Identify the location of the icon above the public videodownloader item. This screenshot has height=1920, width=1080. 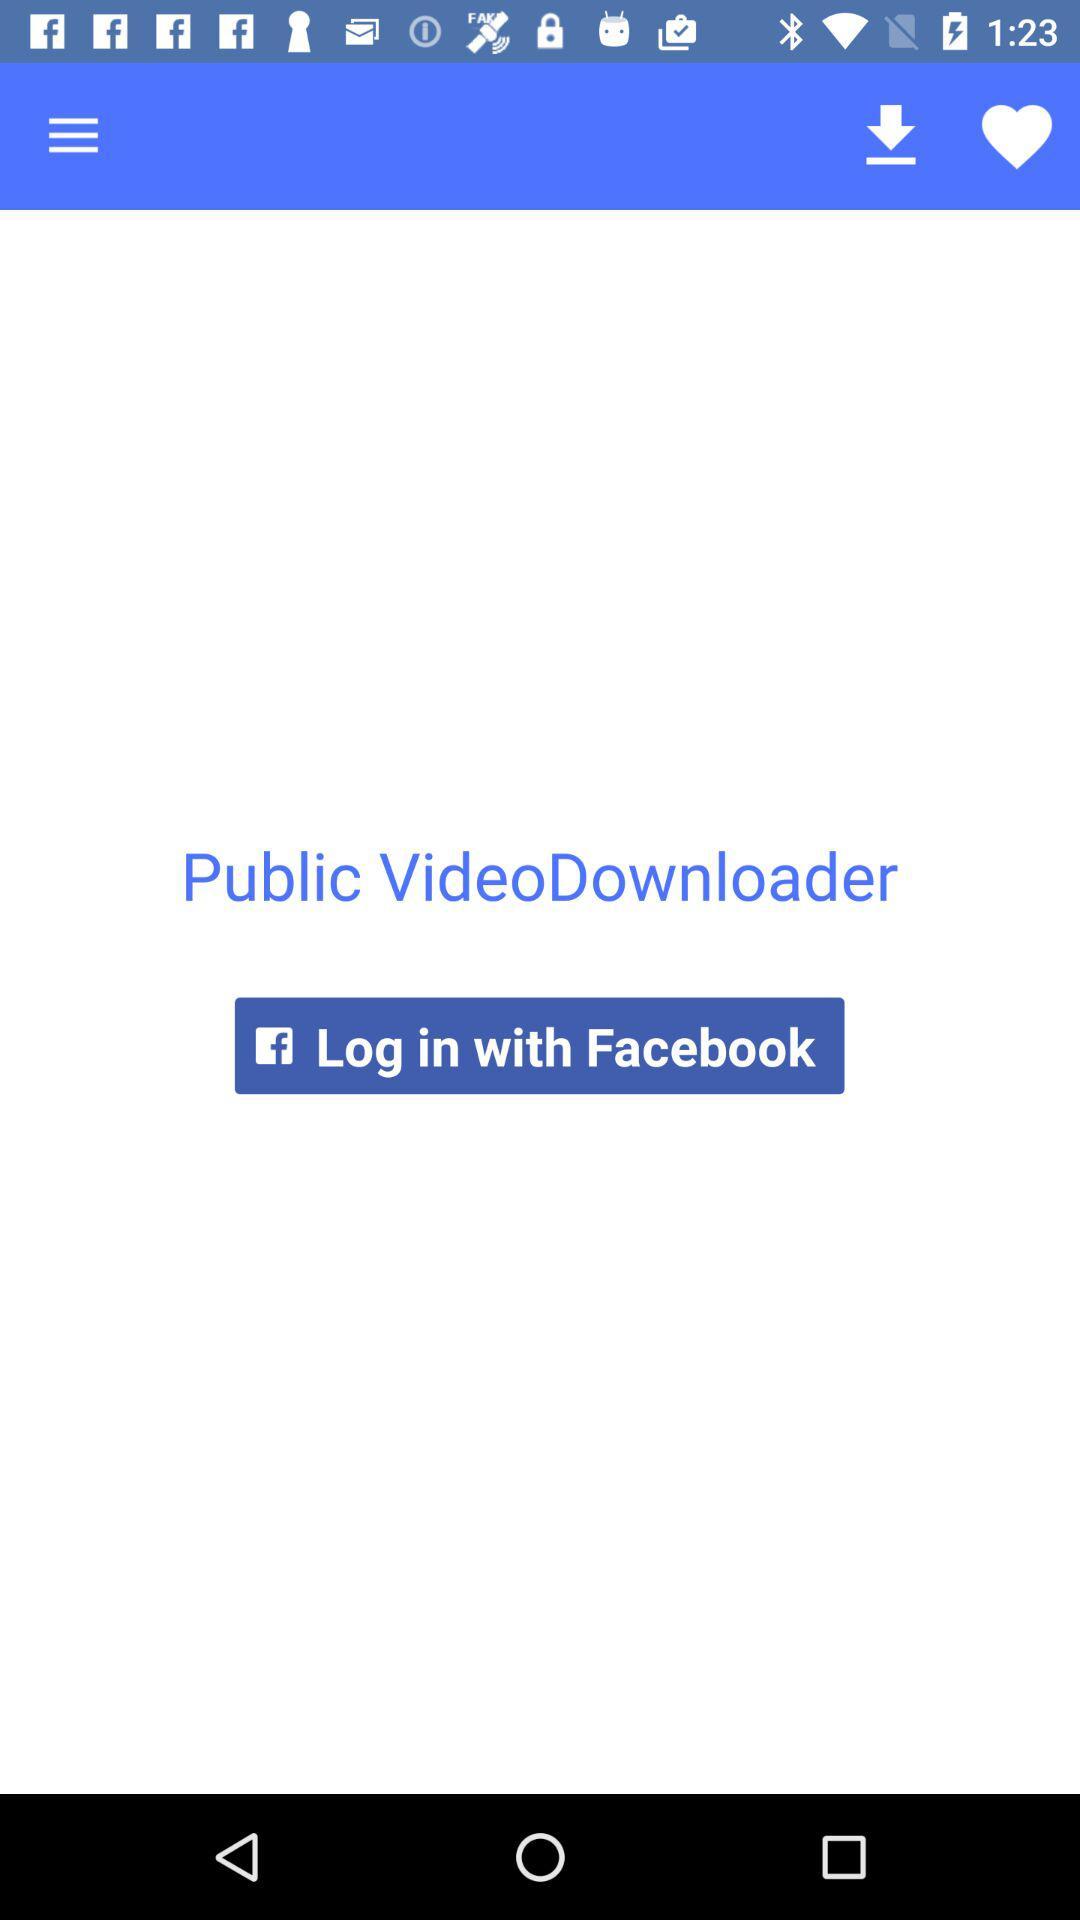
(1017, 135).